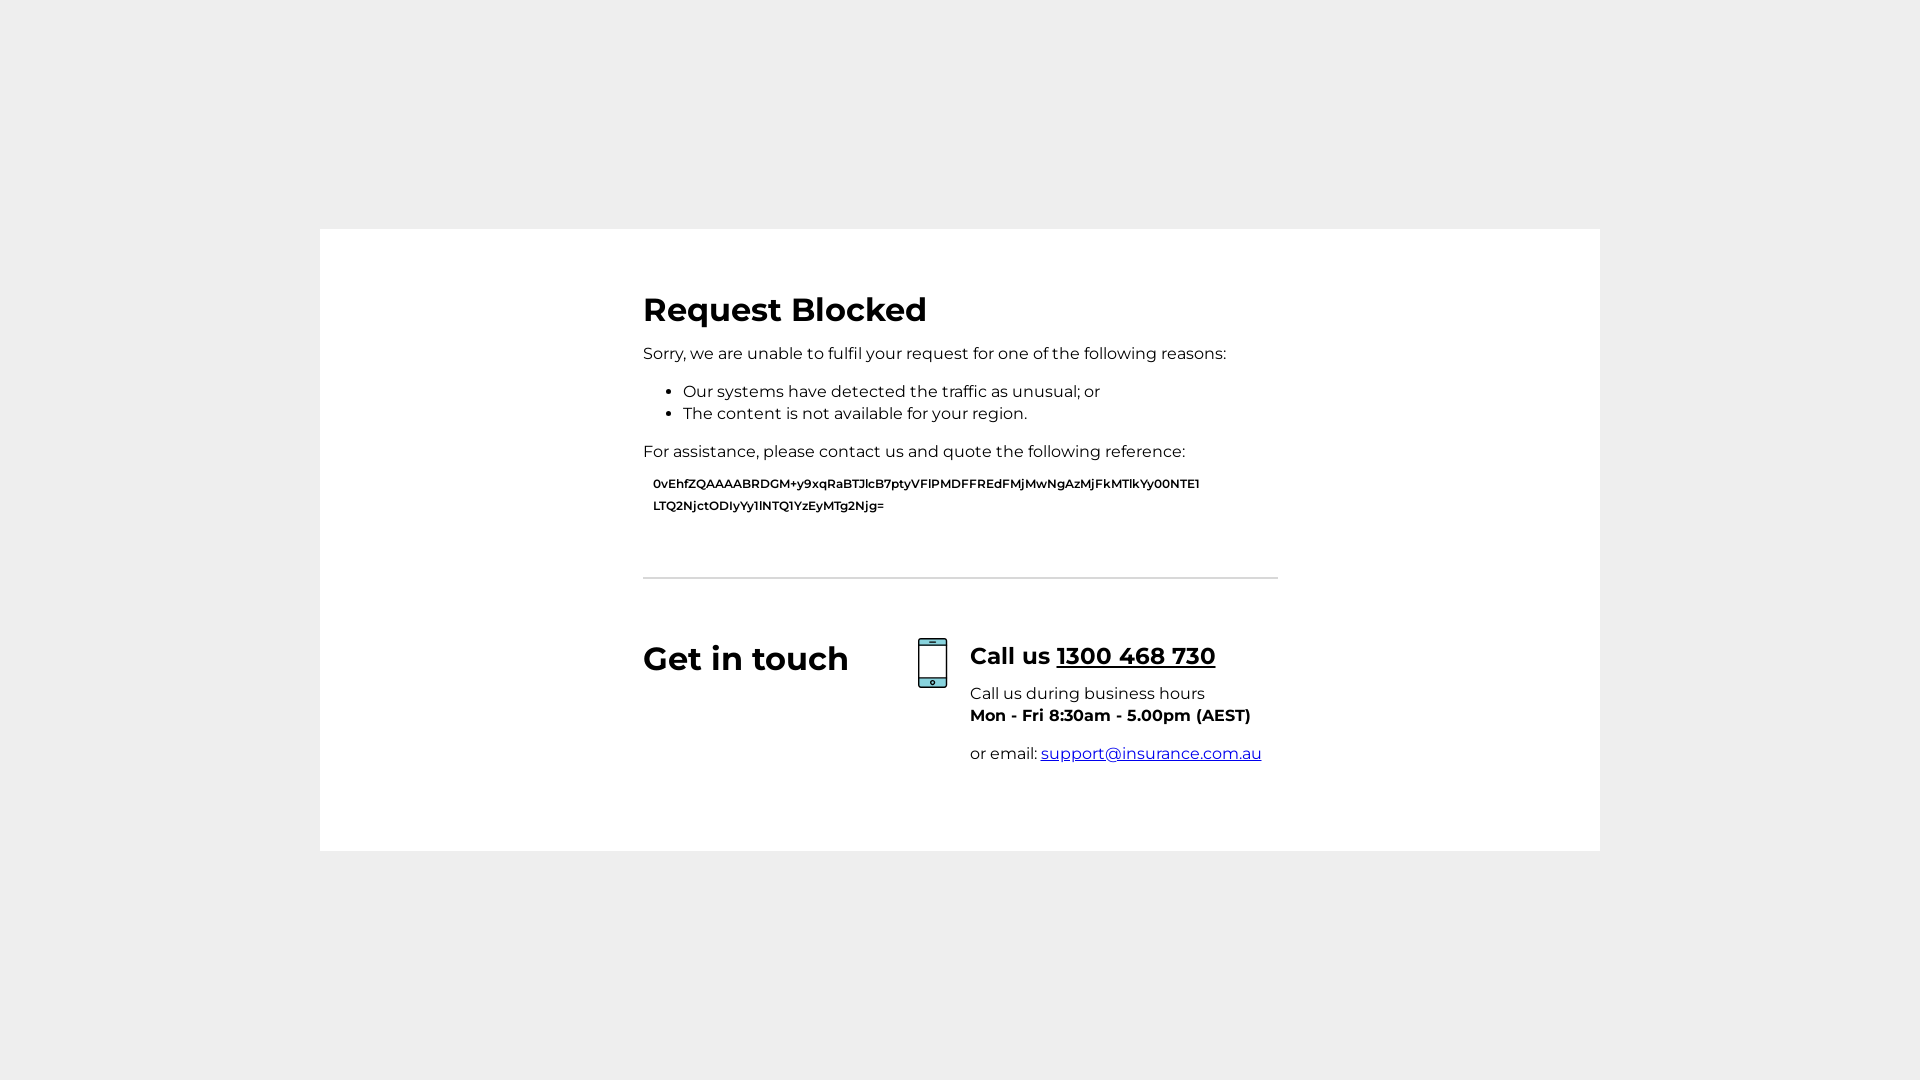 The height and width of the screenshot is (1080, 1920). What do you see at coordinates (1135, 655) in the screenshot?
I see `'1300 468 730'` at bounding box center [1135, 655].